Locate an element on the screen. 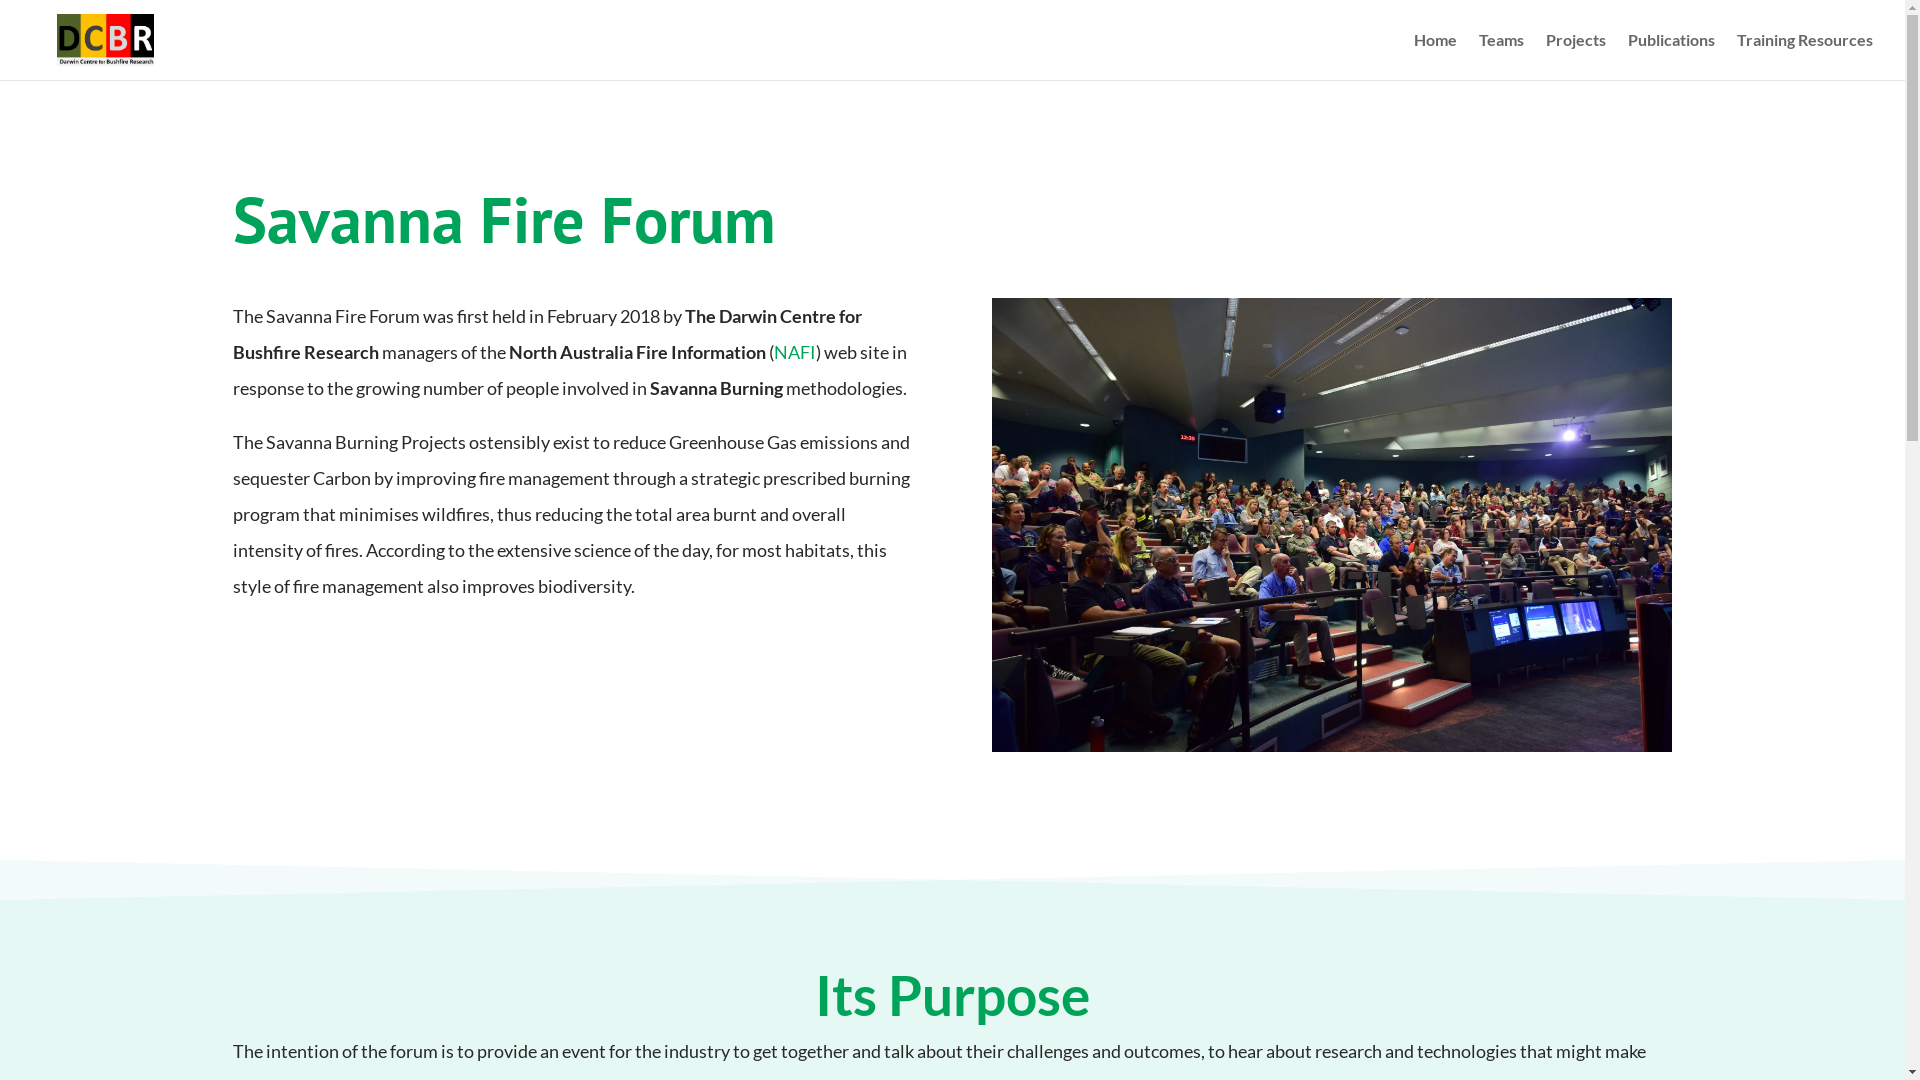  'Projects' is located at coordinates (1574, 55).